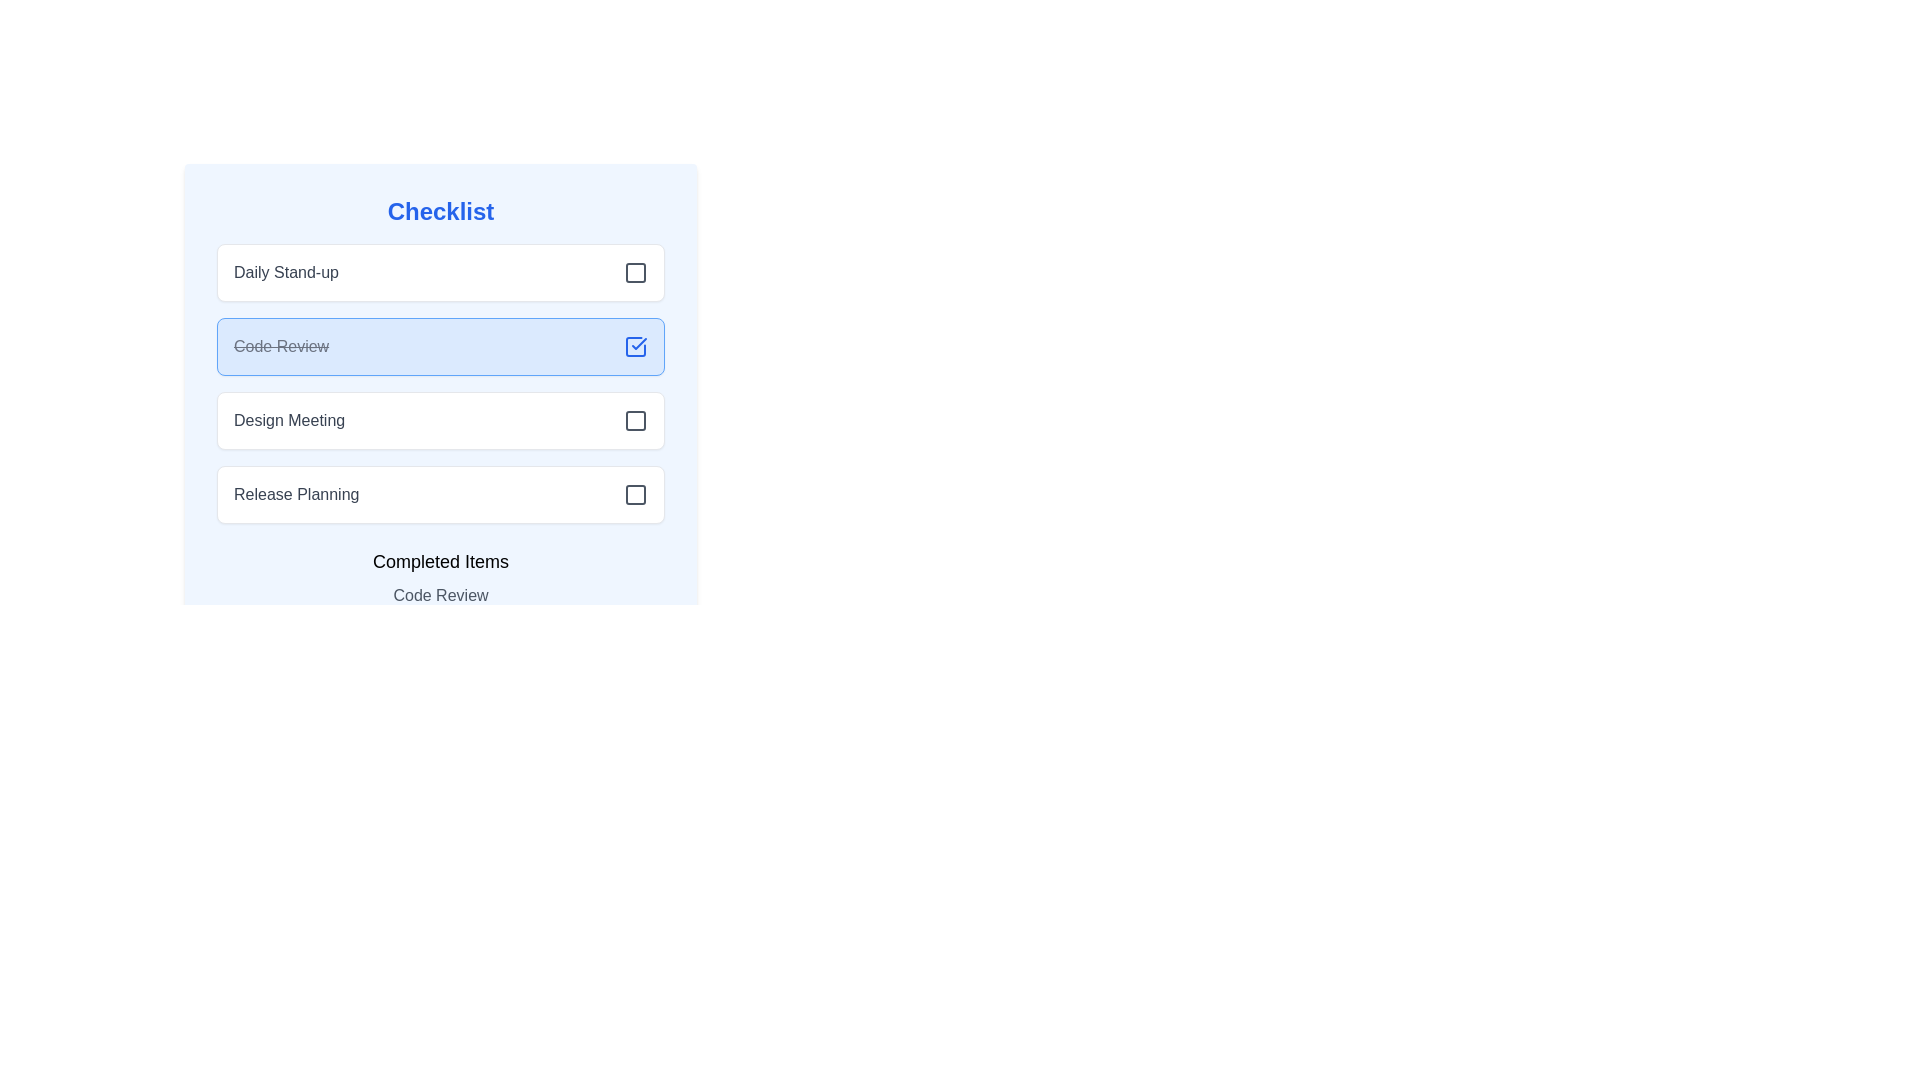 The height and width of the screenshot is (1080, 1920). What do you see at coordinates (440, 384) in the screenshot?
I see `the second checklist item, which is marked with a strikethrough text and a checked box` at bounding box center [440, 384].